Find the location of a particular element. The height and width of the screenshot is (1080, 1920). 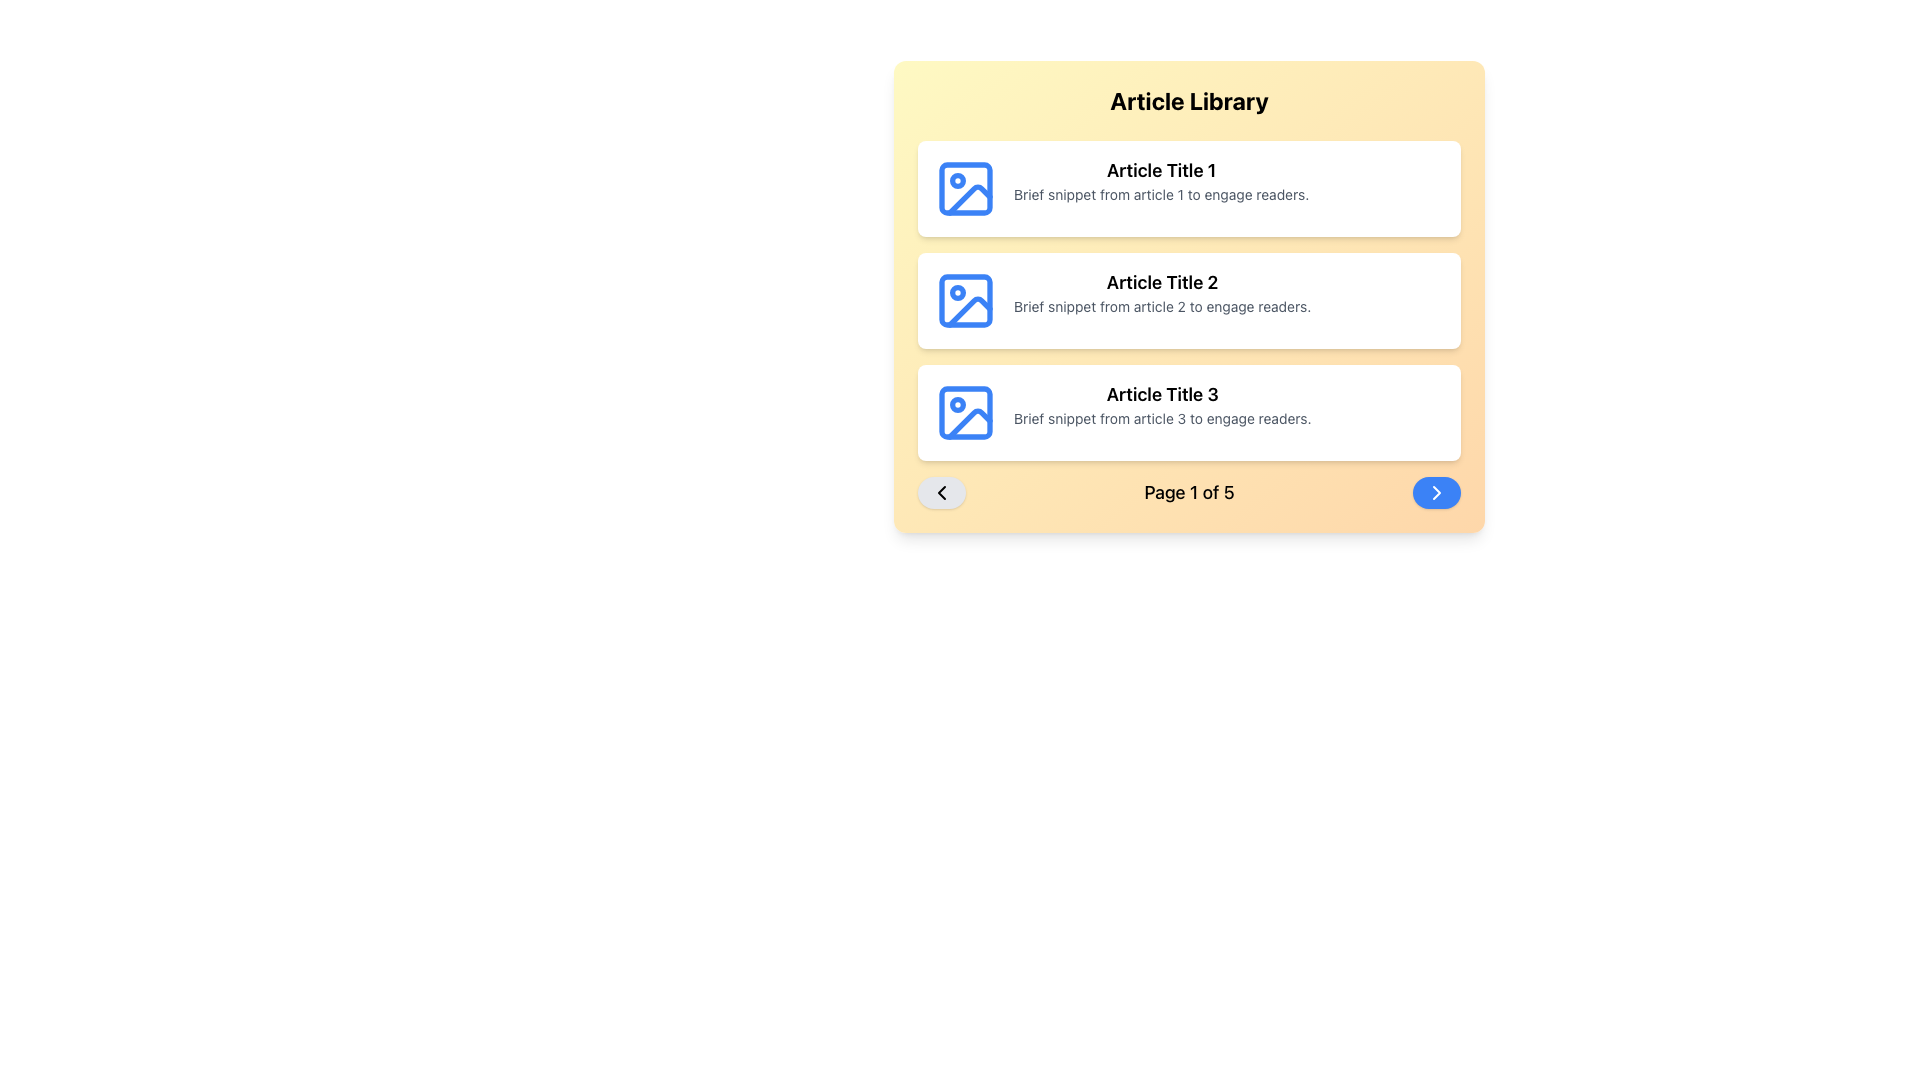

text snippet labeled 'Brief snippet from article 3 to engage readers.' located directly below 'Article Title 3' in the third article section of the 'Article Library' interface is located at coordinates (1162, 418).